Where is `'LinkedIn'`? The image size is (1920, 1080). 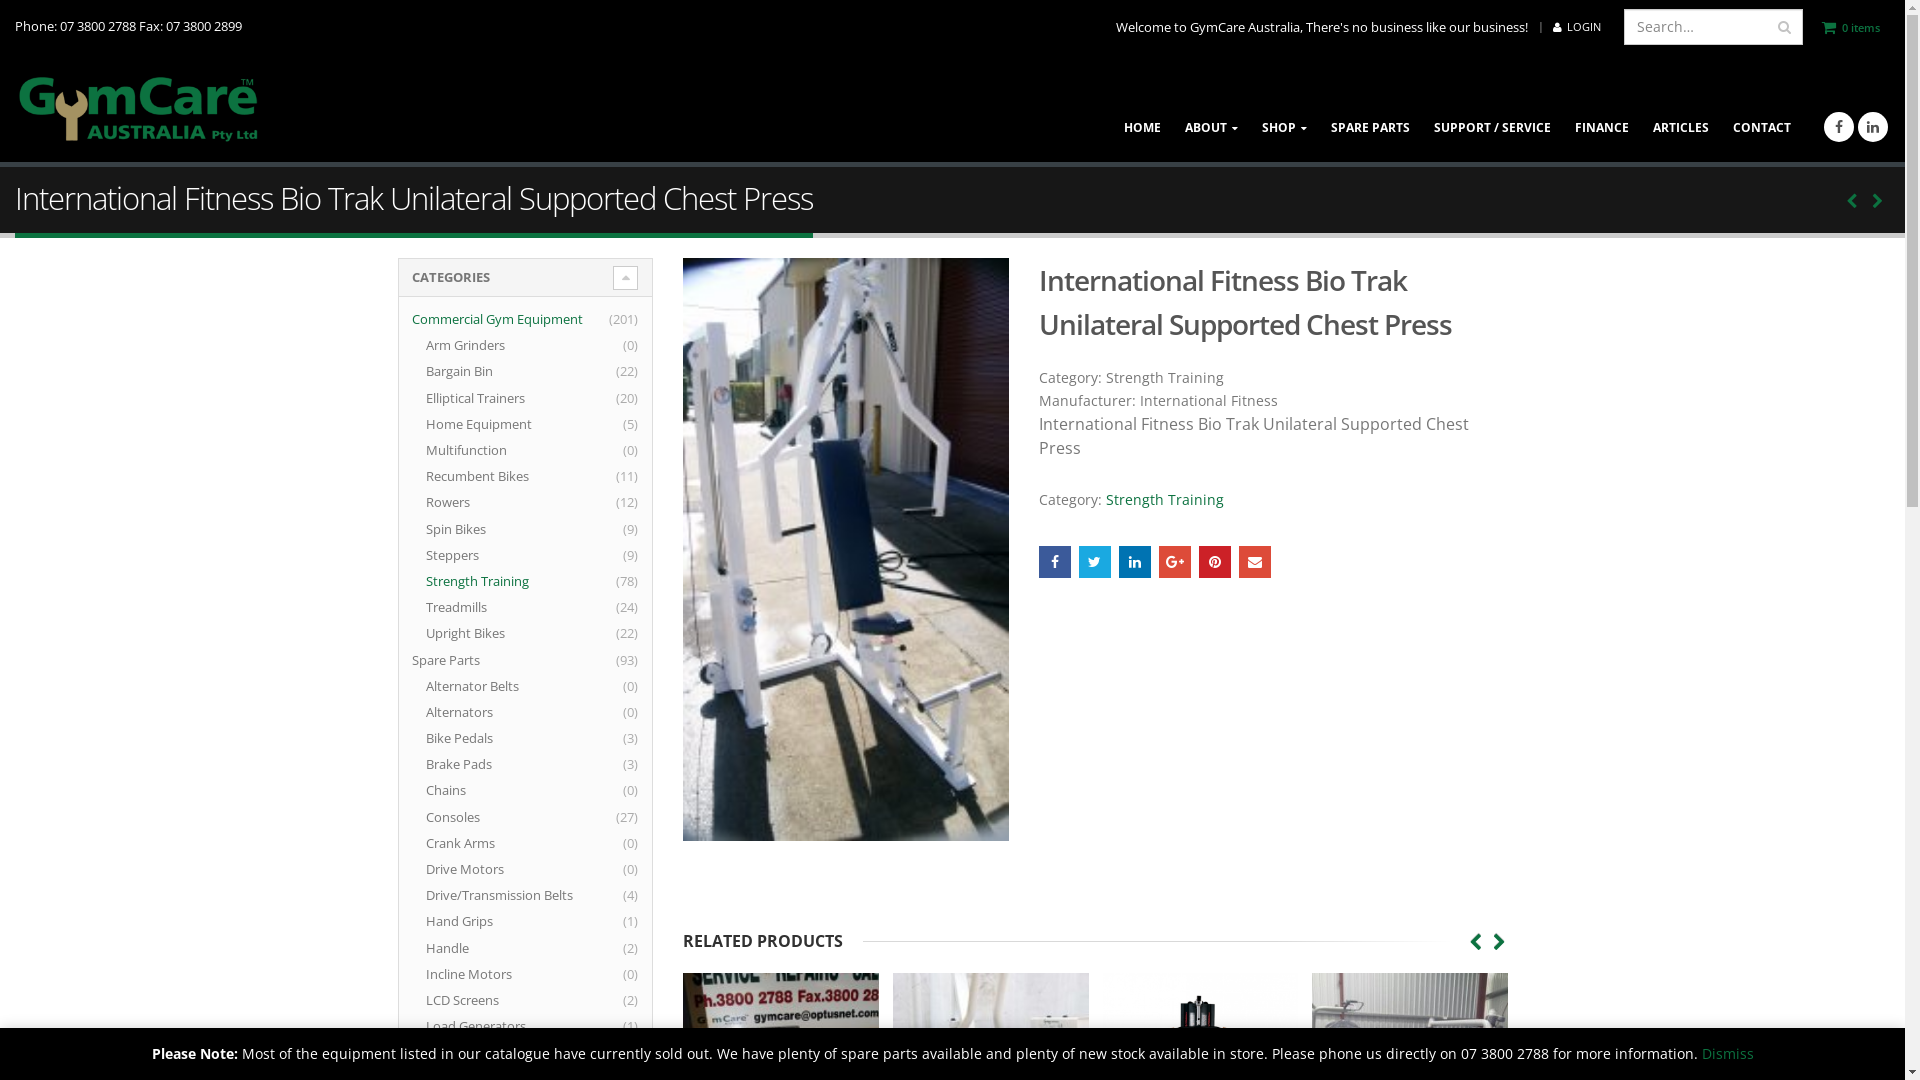
'LinkedIn' is located at coordinates (1134, 562).